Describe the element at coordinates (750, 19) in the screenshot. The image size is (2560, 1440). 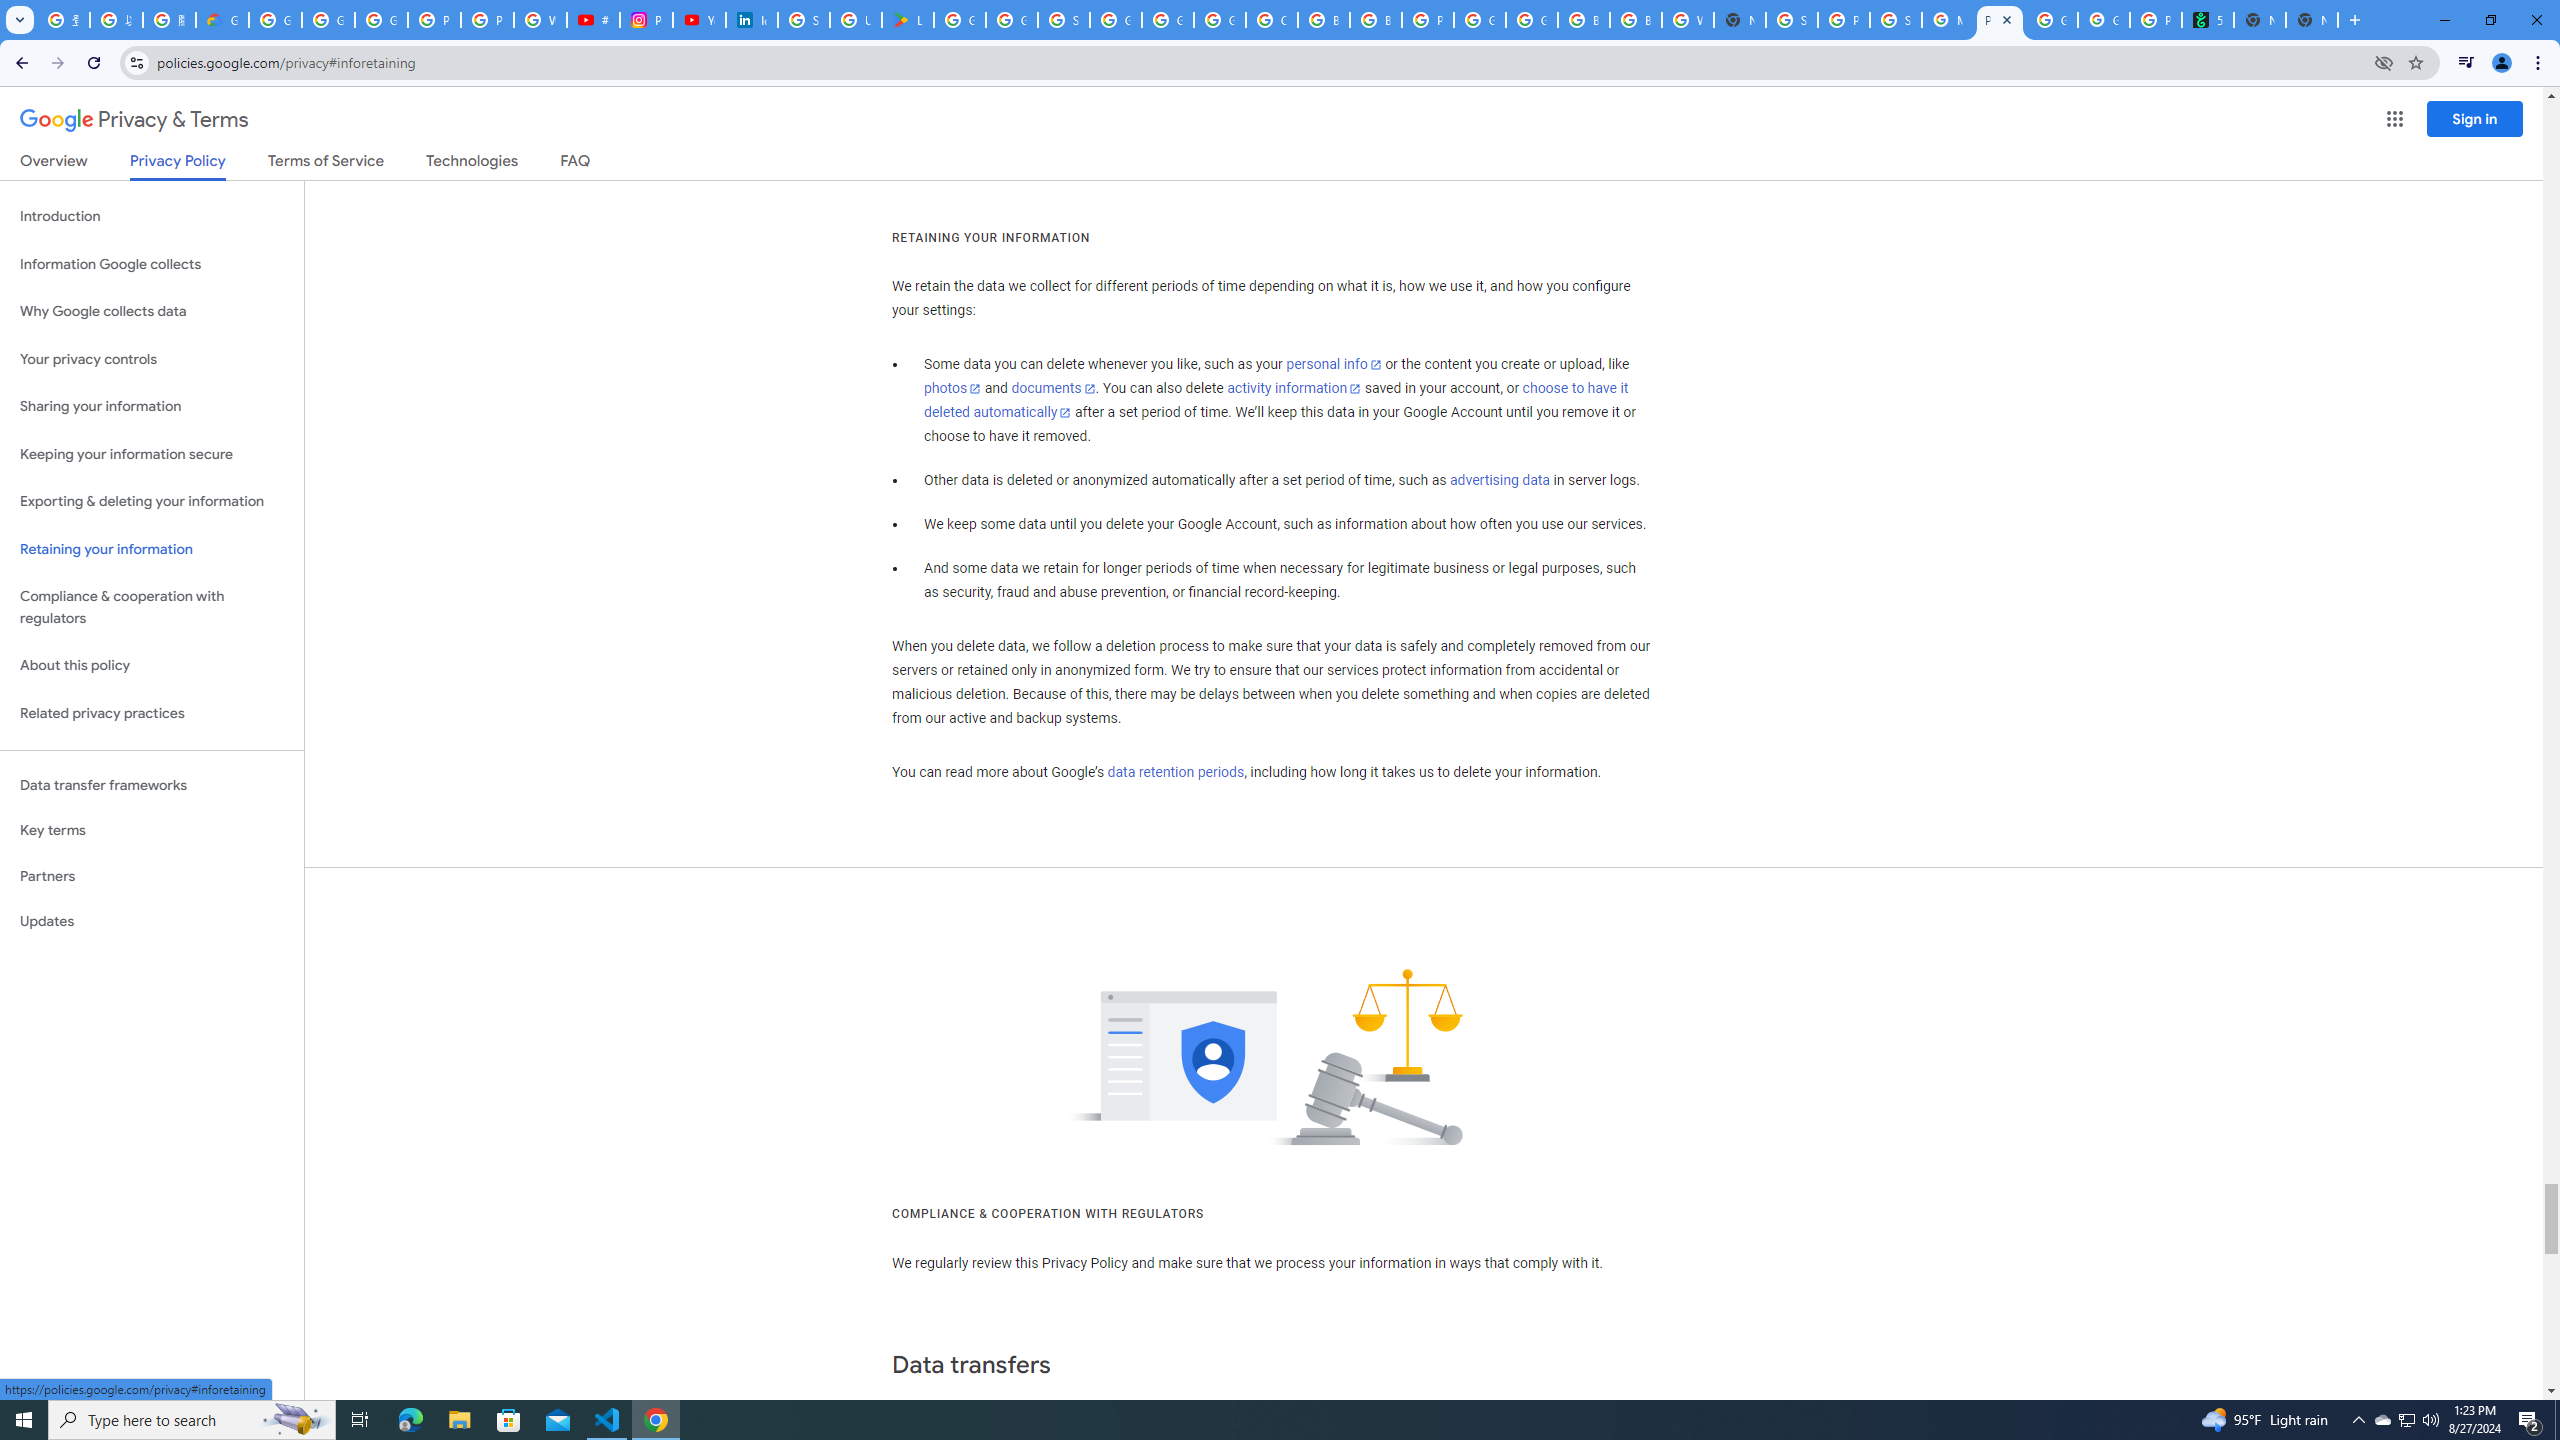
I see `'Identity verification via Persona | LinkedIn Help'` at that location.